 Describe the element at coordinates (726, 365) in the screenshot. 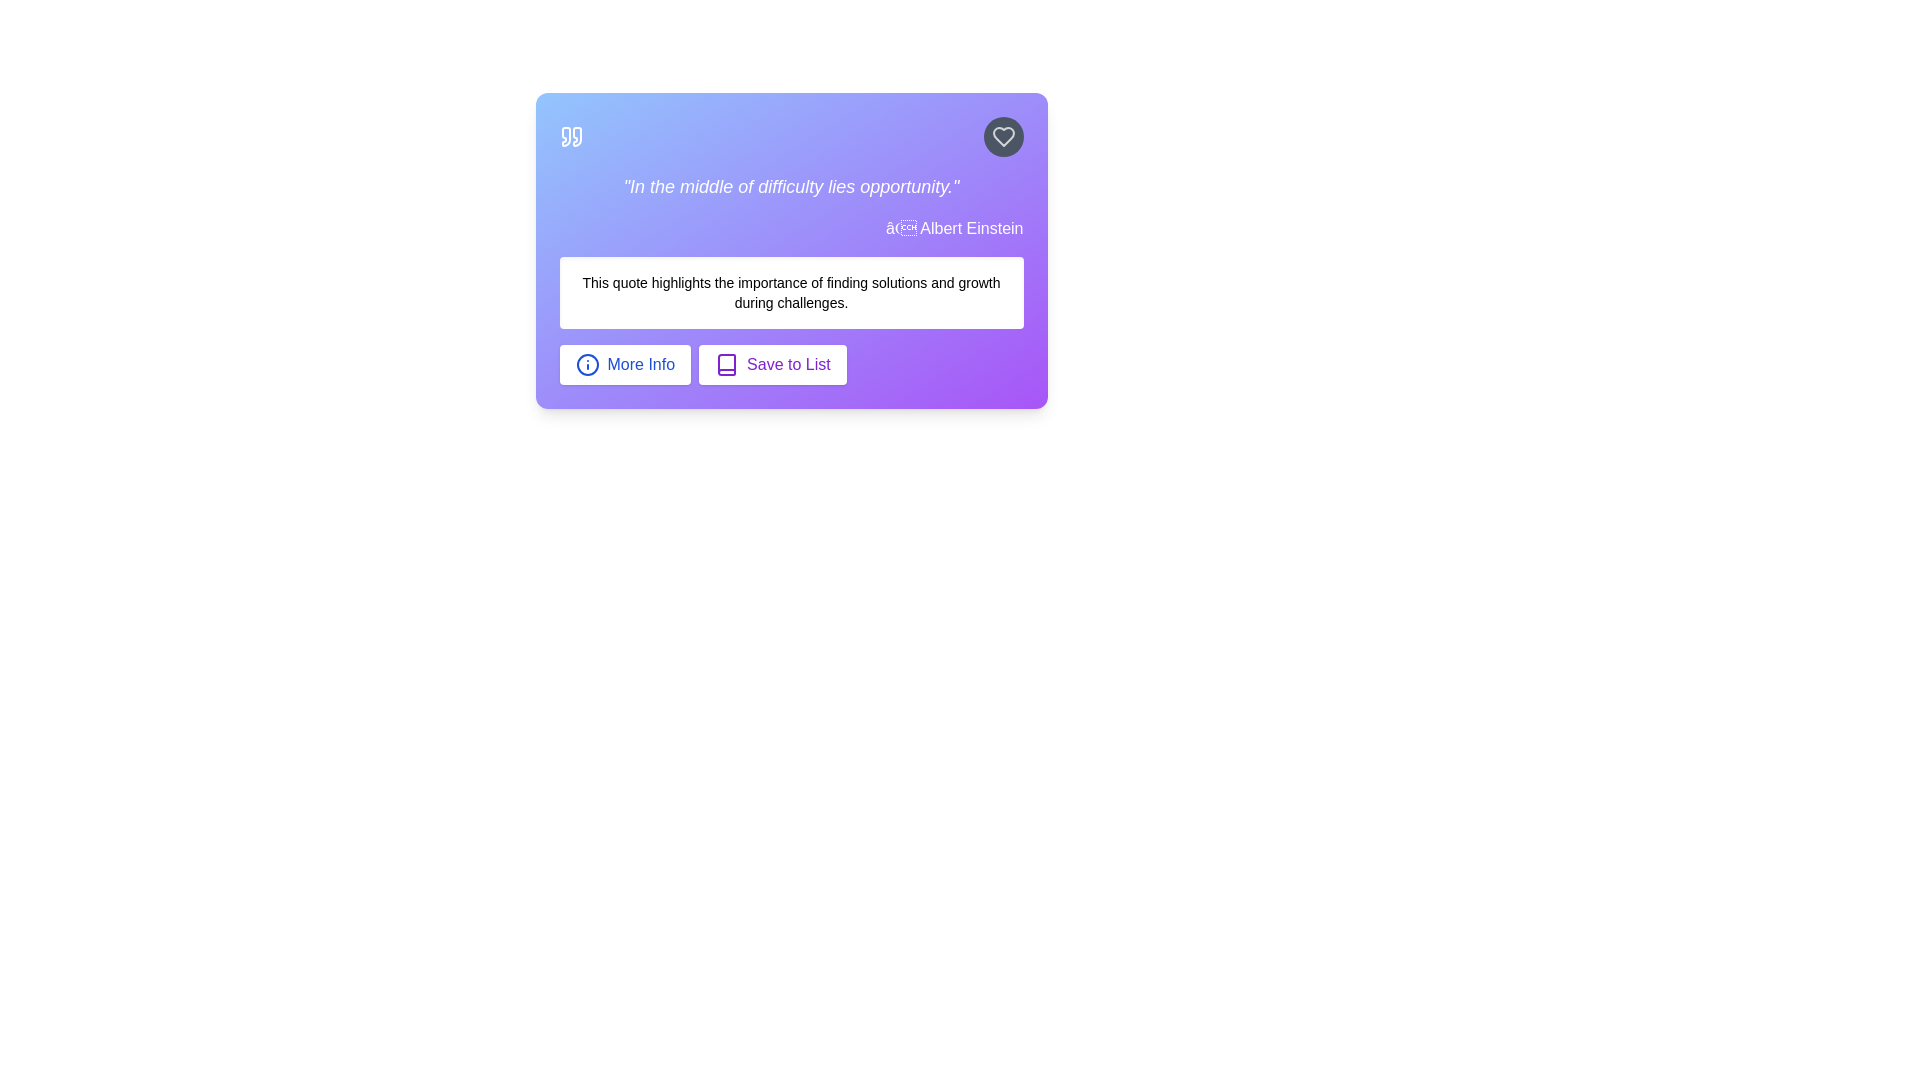

I see `the save icon located inside the 'Save to List' button` at that location.